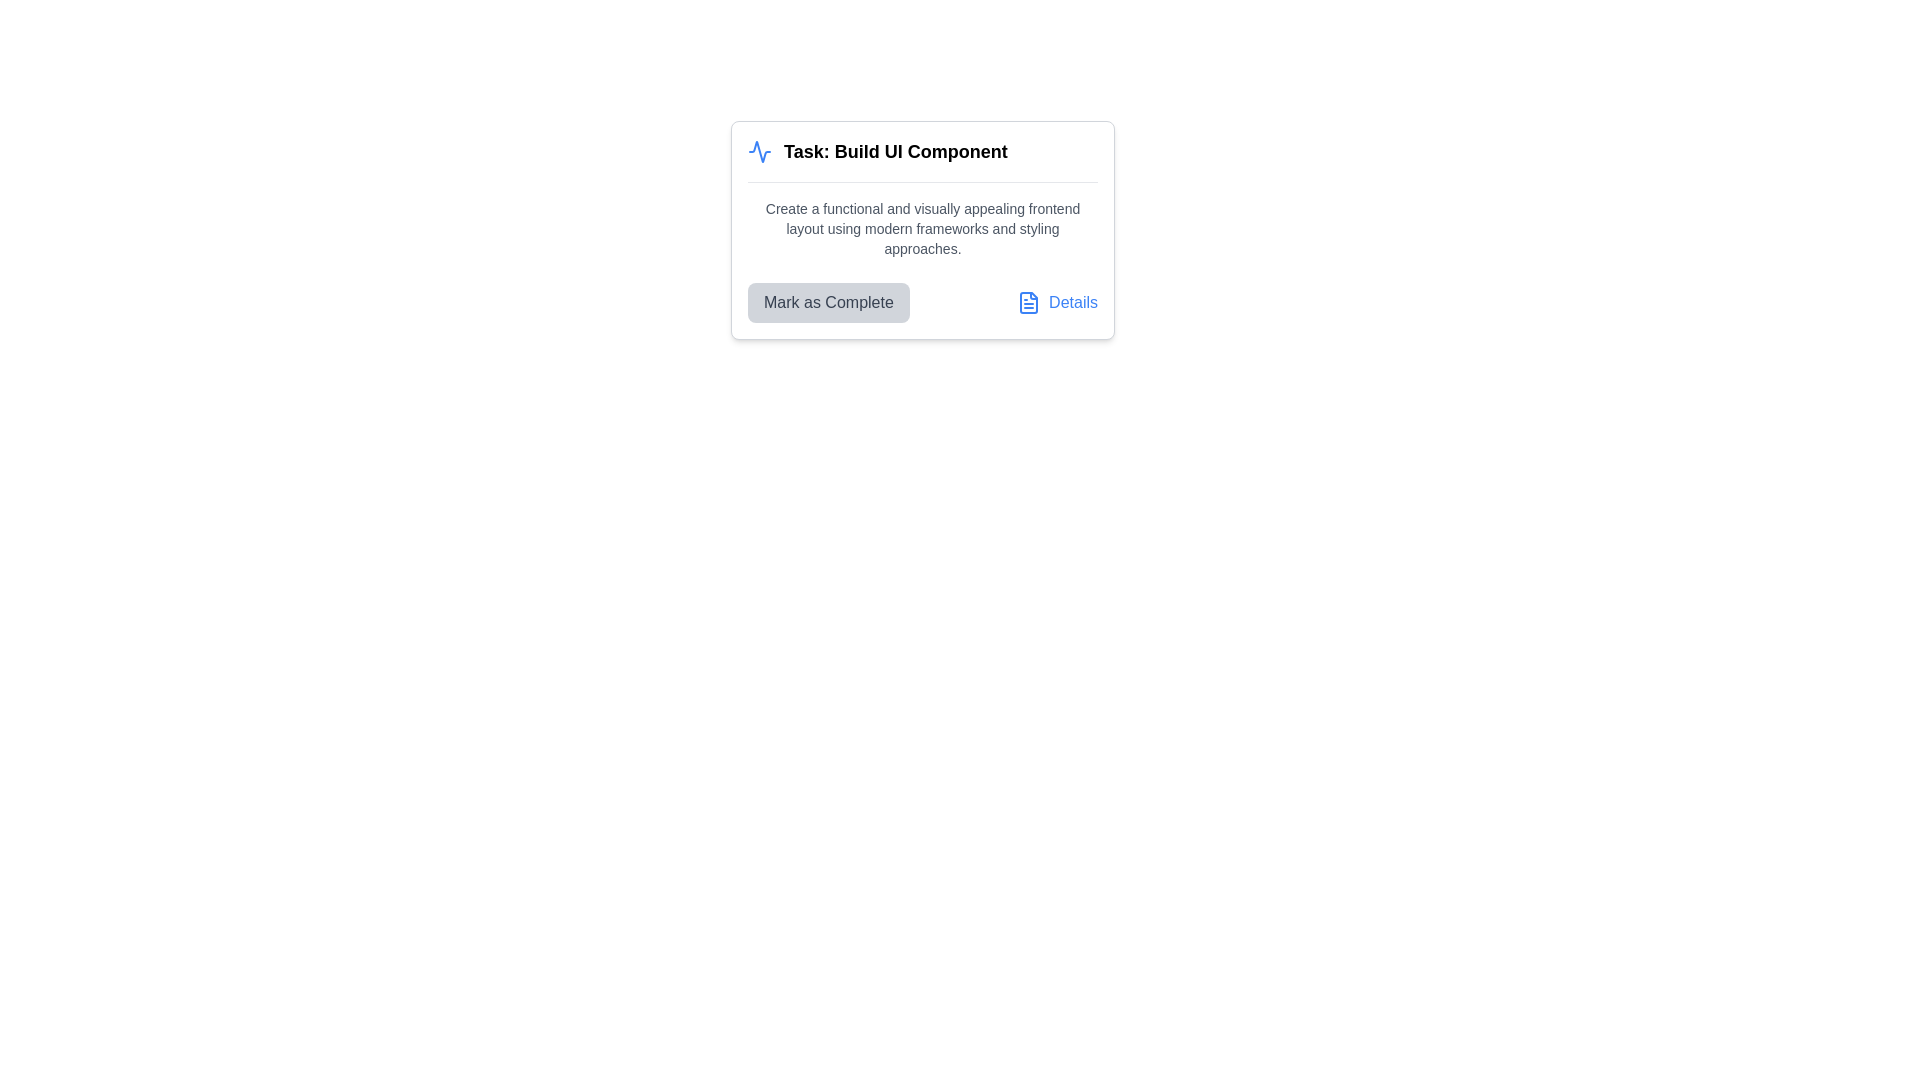 Image resolution: width=1920 pixels, height=1080 pixels. I want to click on the text within the second textual block that contains the sentence 'Create a functional and visually appealing frontend layout using modern frameworks and styling approaches.' located beneath the heading 'Task: Build UI Component.', so click(921, 227).